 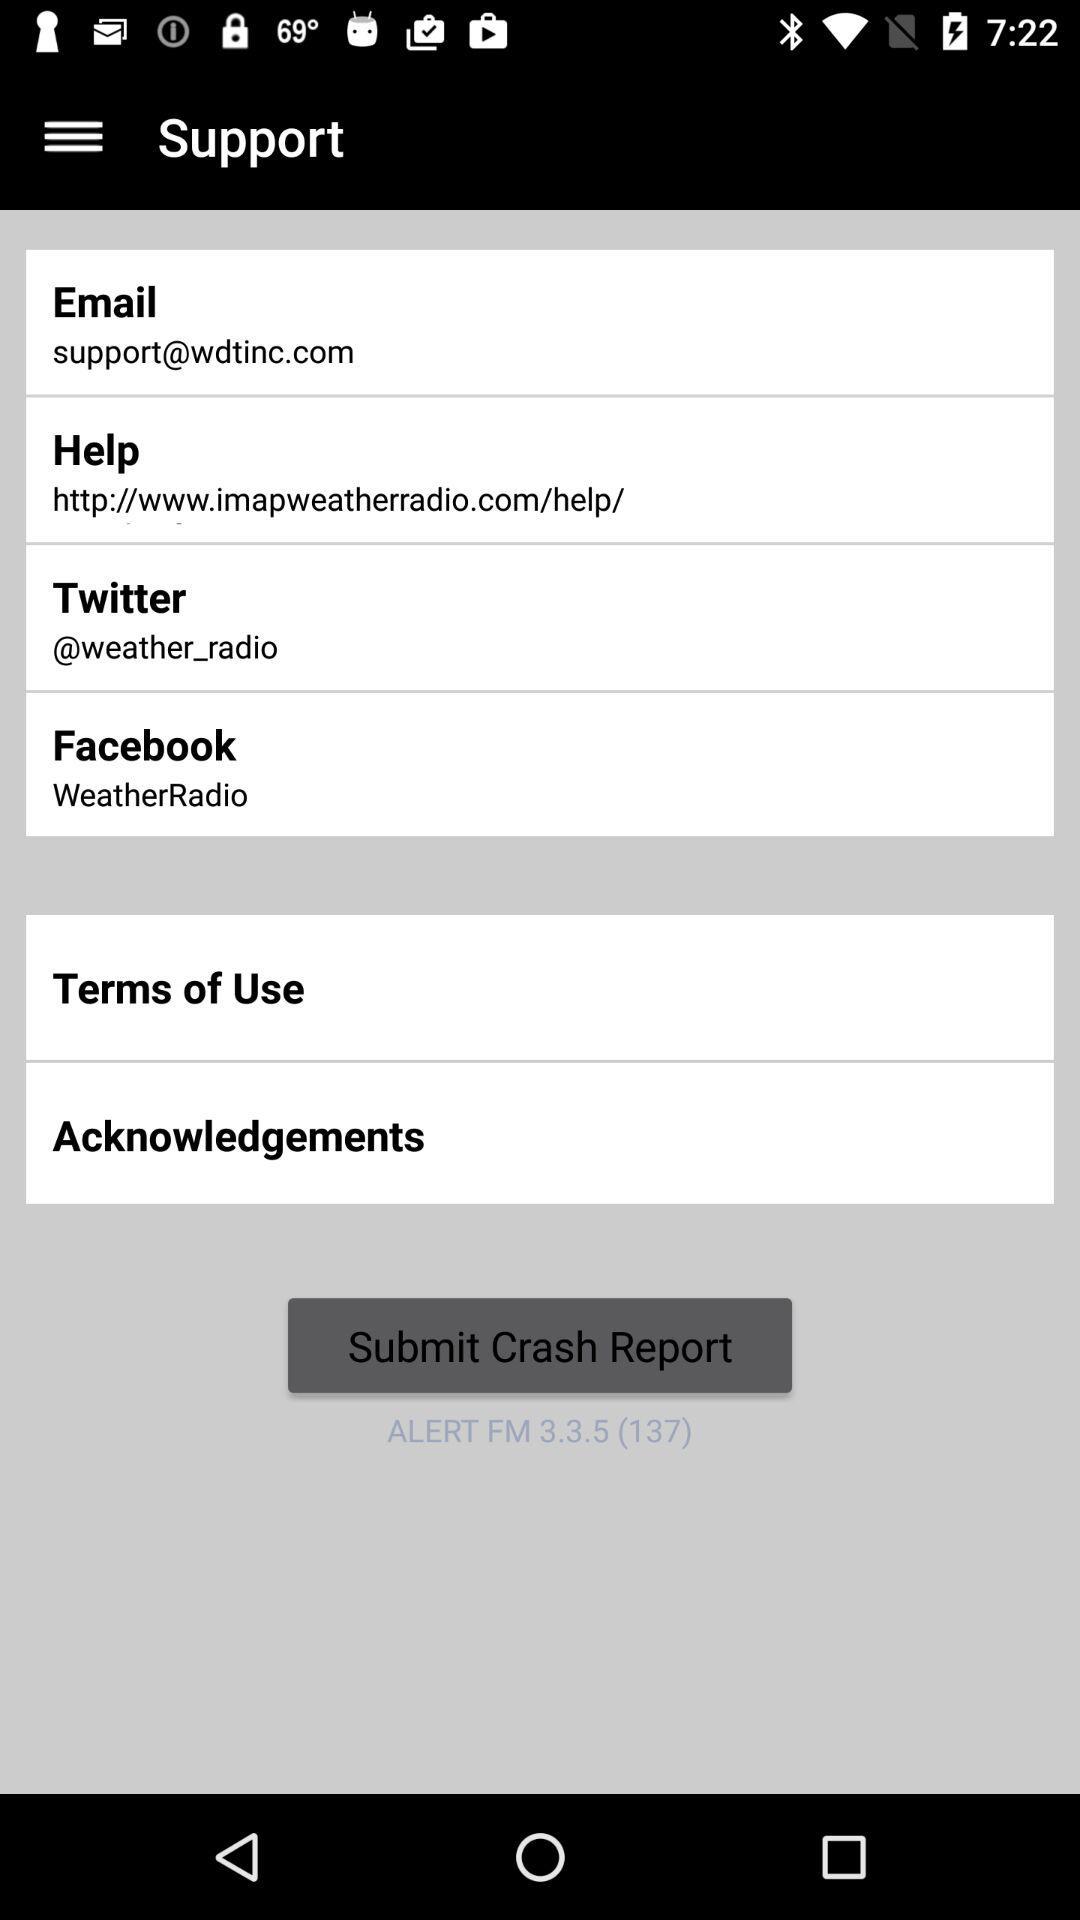 I want to click on item to the left of the support item, so click(x=72, y=135).